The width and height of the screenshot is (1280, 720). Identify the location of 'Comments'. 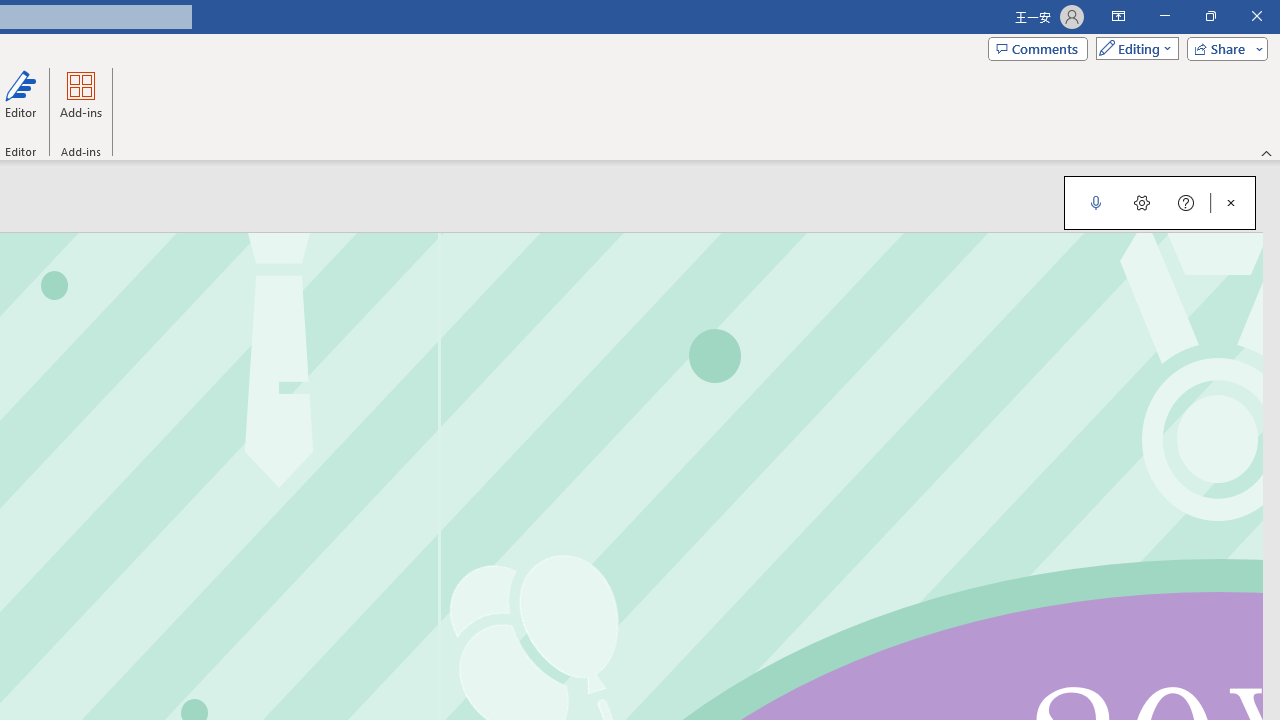
(1038, 47).